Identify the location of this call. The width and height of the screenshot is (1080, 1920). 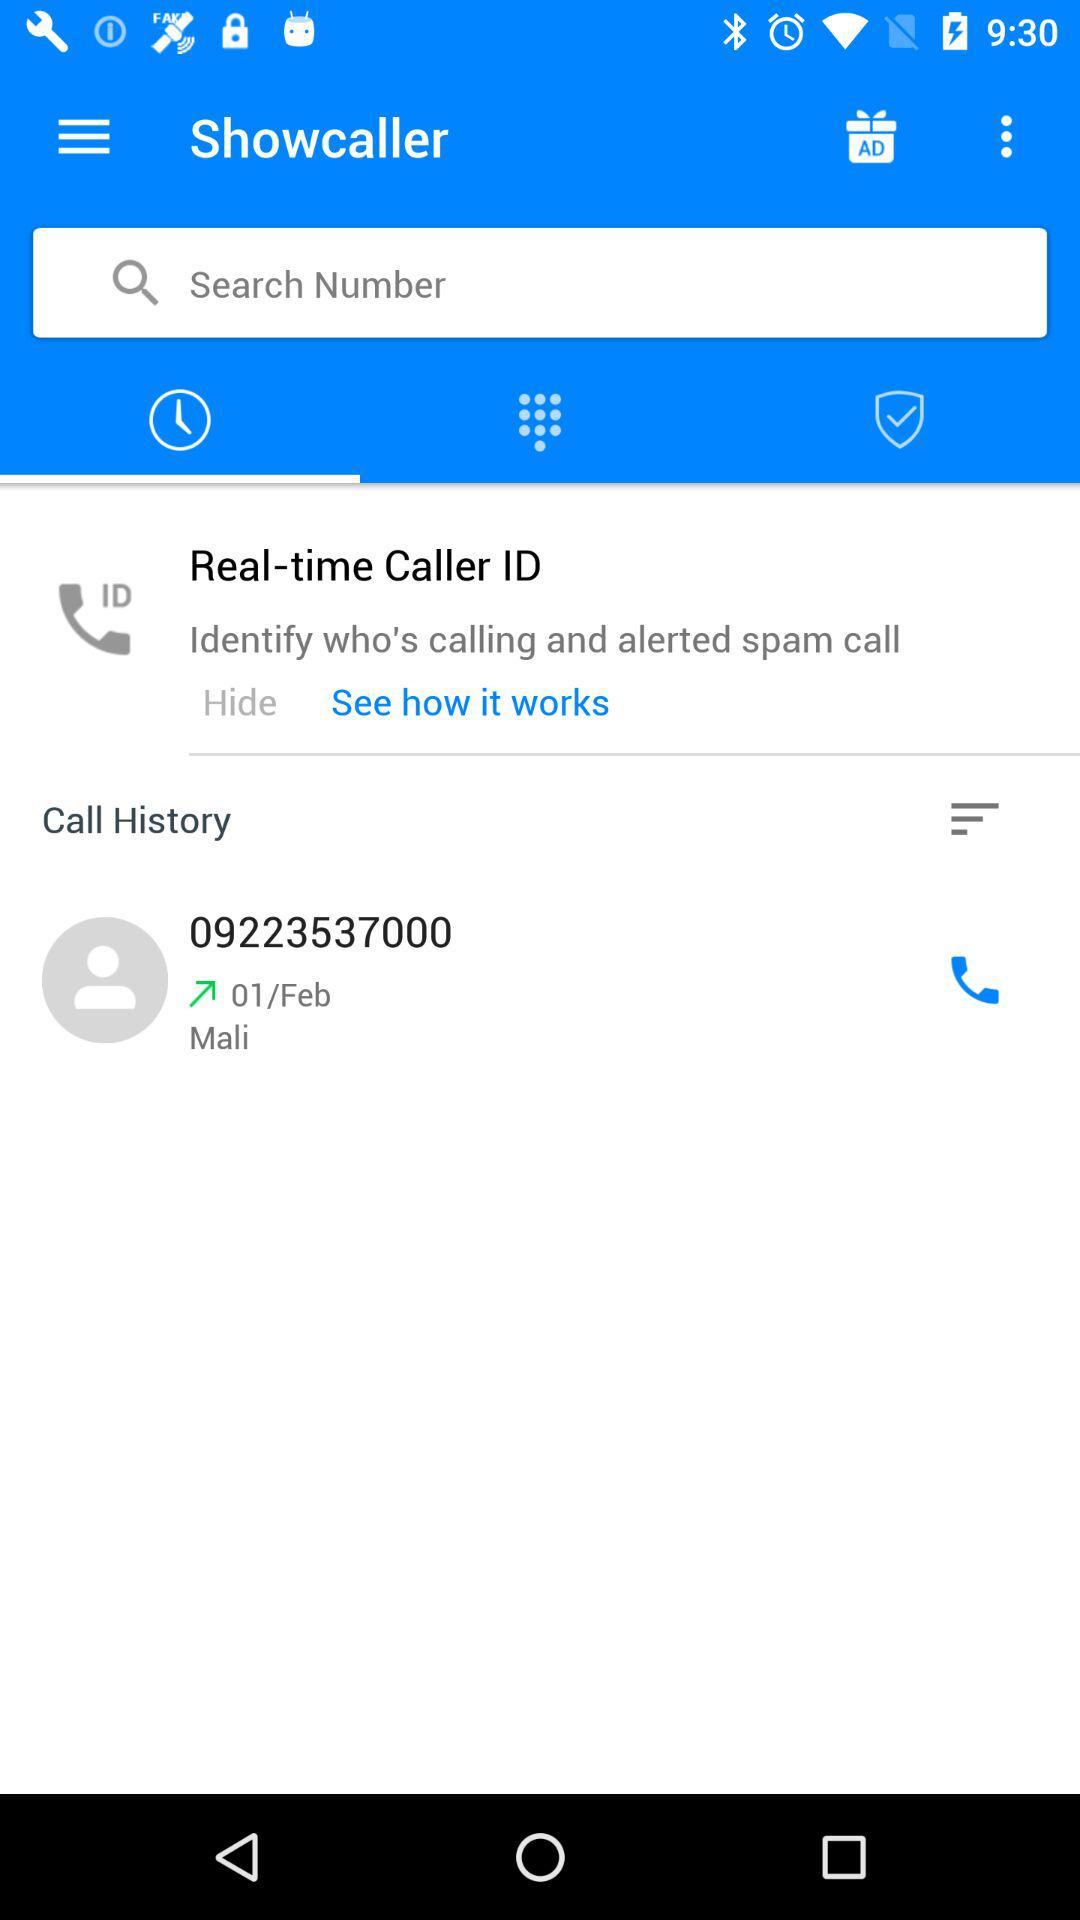
(540, 980).